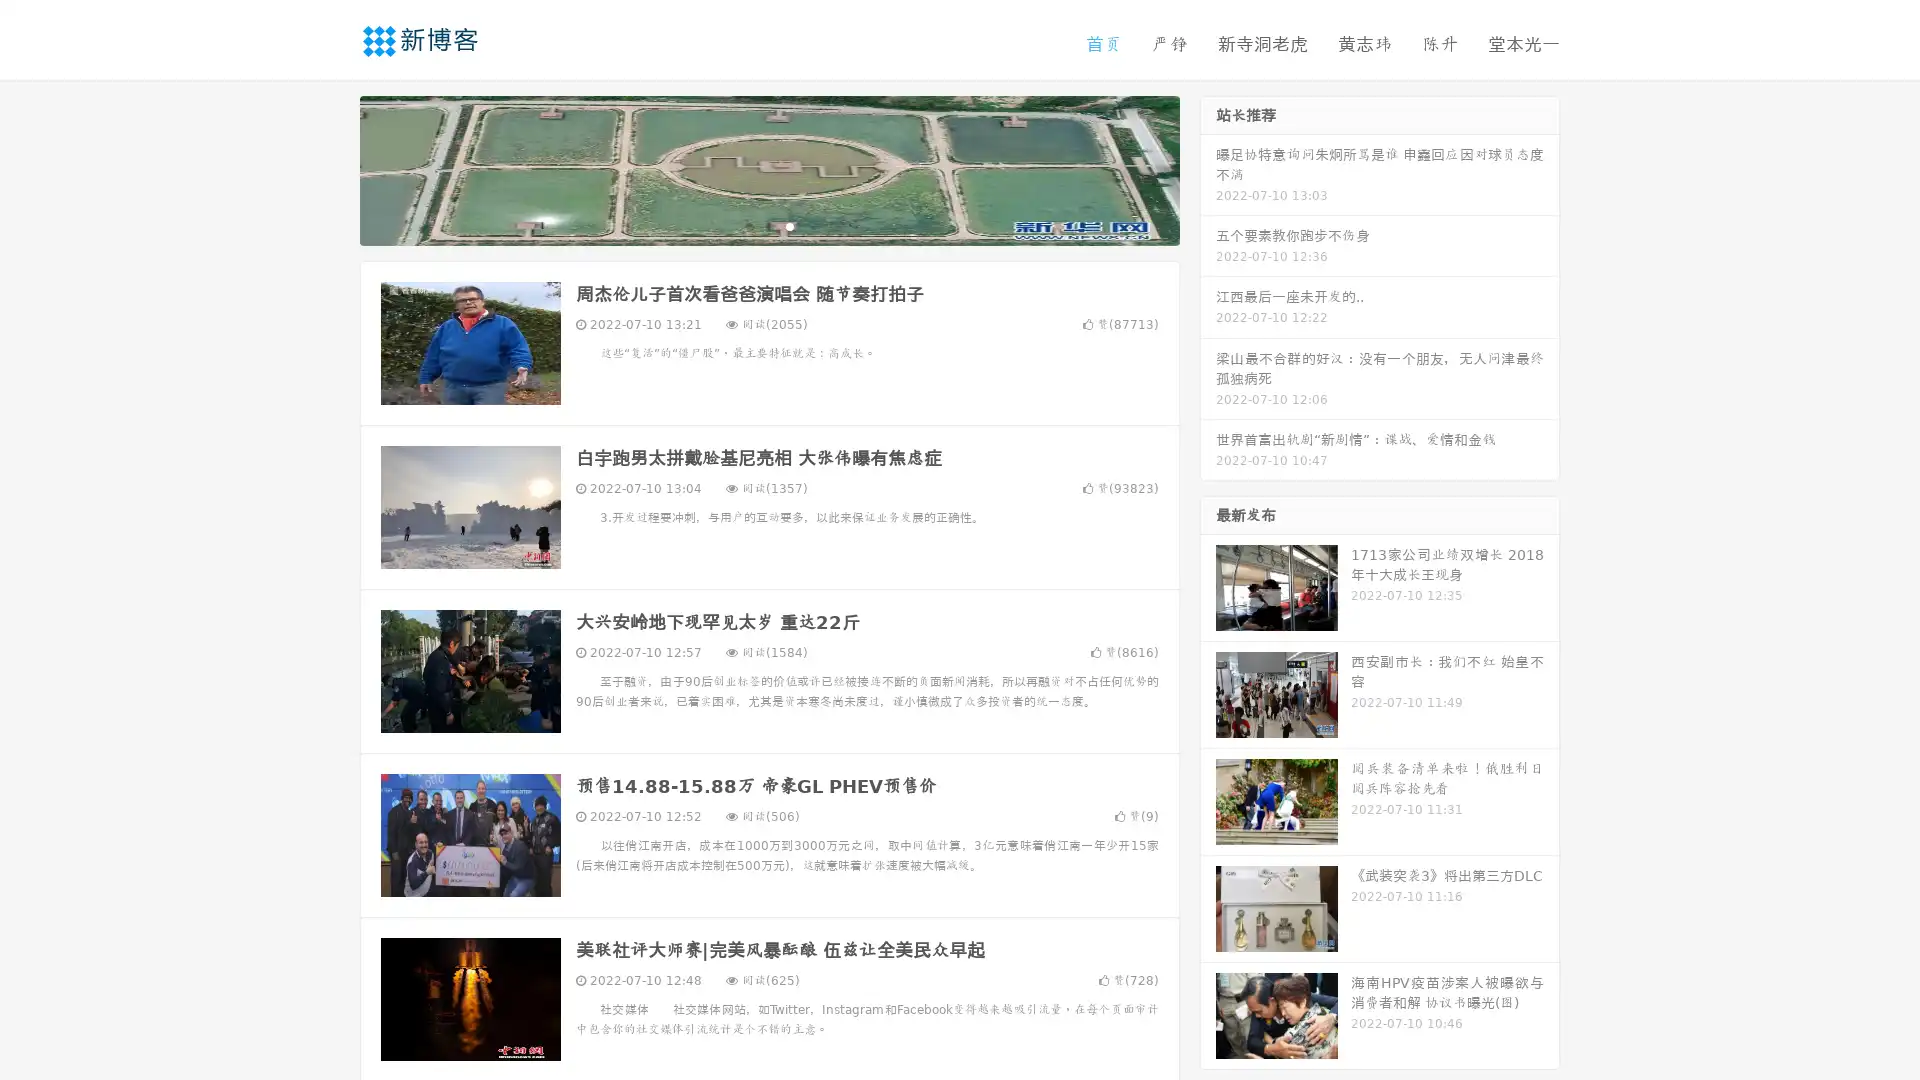  What do you see at coordinates (768, 225) in the screenshot?
I see `Go to slide 2` at bounding box center [768, 225].